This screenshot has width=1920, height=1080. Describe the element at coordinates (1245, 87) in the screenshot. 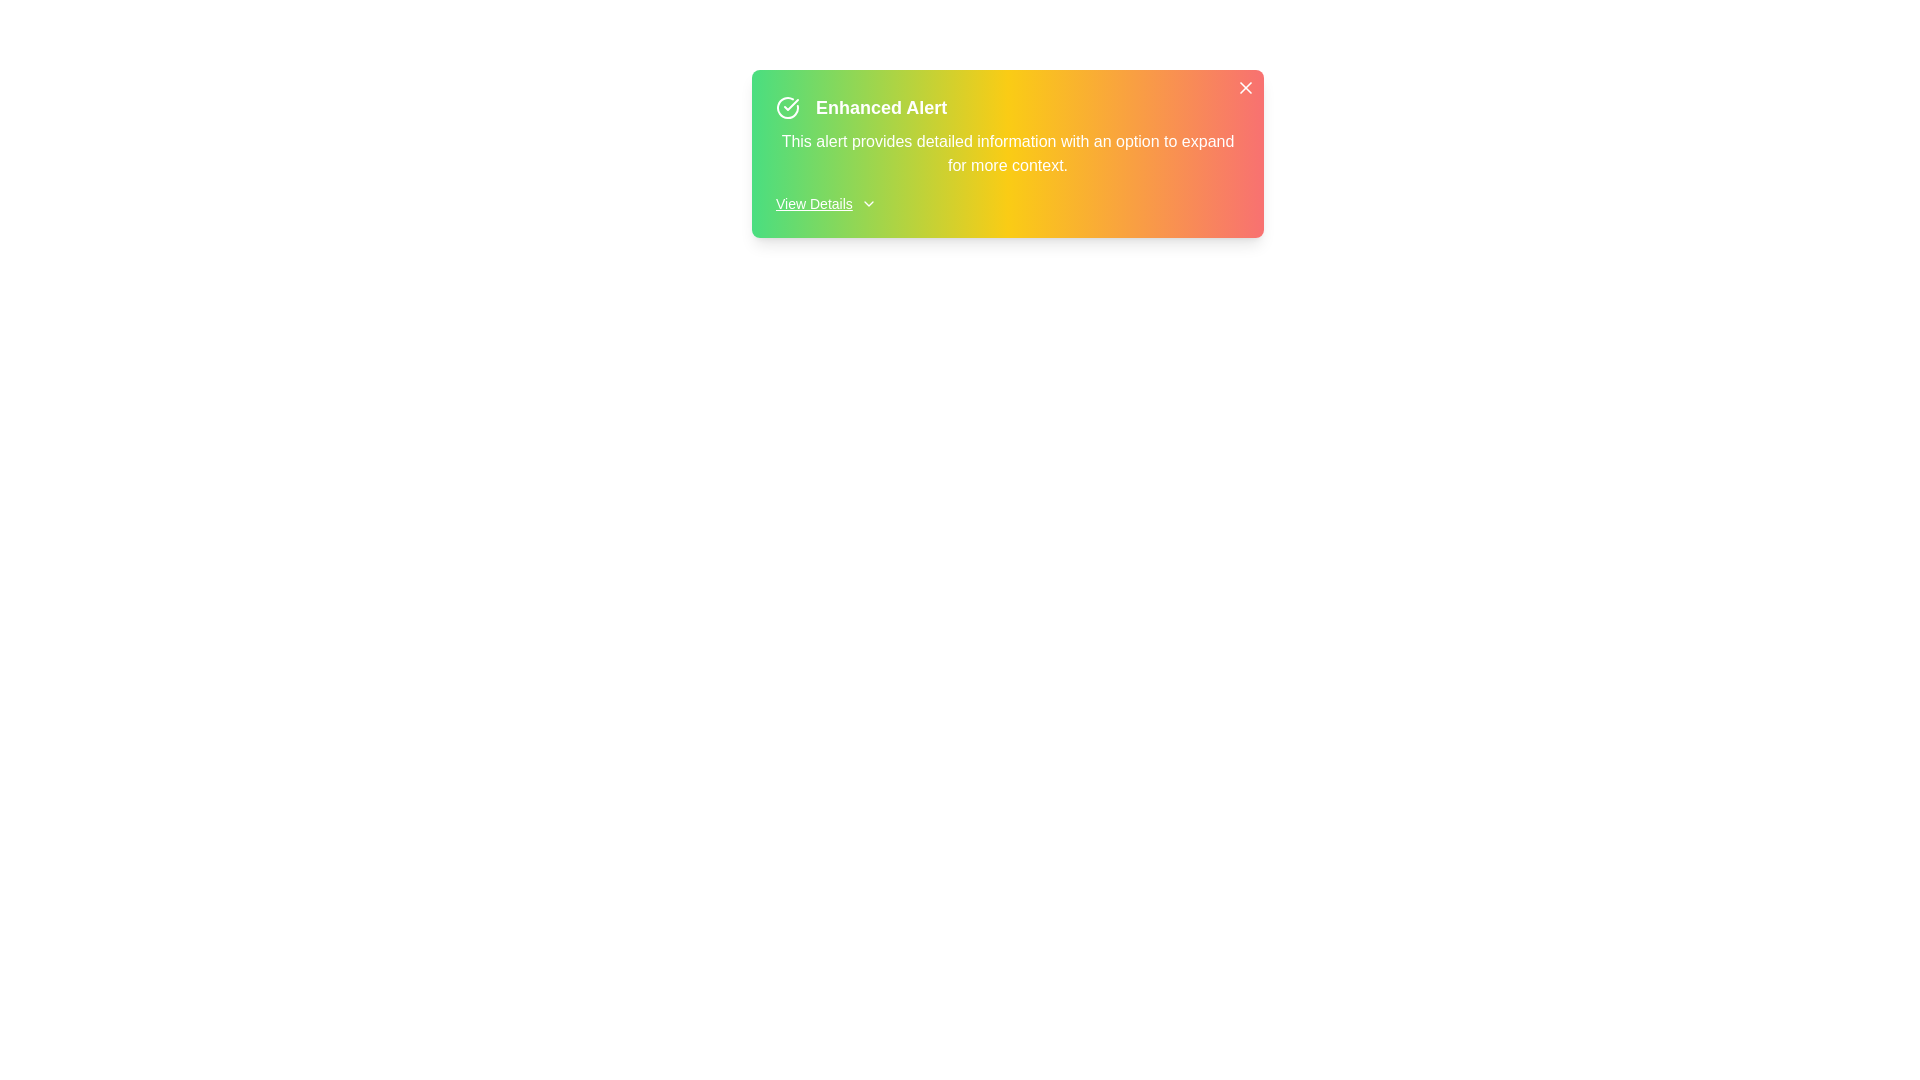

I see `the close button to hide the alert` at that location.